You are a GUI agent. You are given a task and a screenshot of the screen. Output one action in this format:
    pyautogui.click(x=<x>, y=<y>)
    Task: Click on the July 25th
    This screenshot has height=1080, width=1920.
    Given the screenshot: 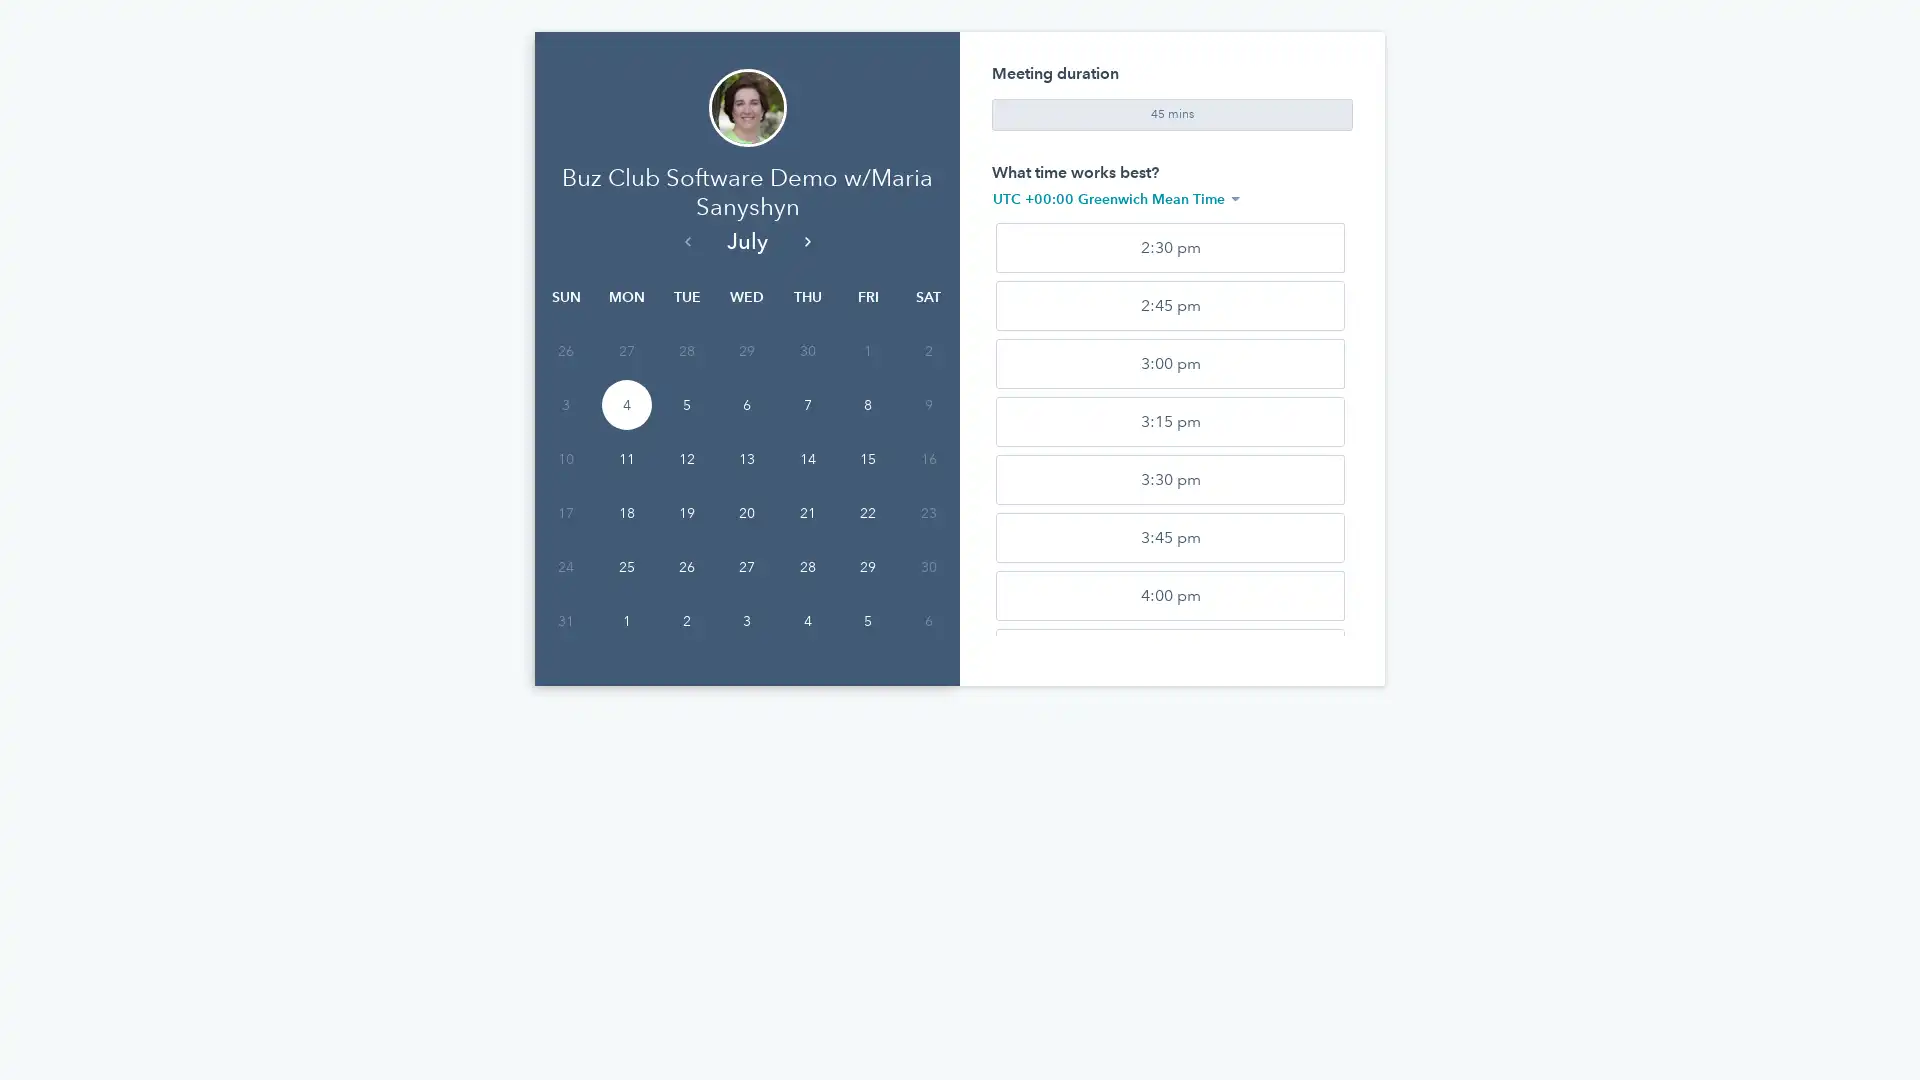 What is the action you would take?
    pyautogui.click(x=624, y=643)
    